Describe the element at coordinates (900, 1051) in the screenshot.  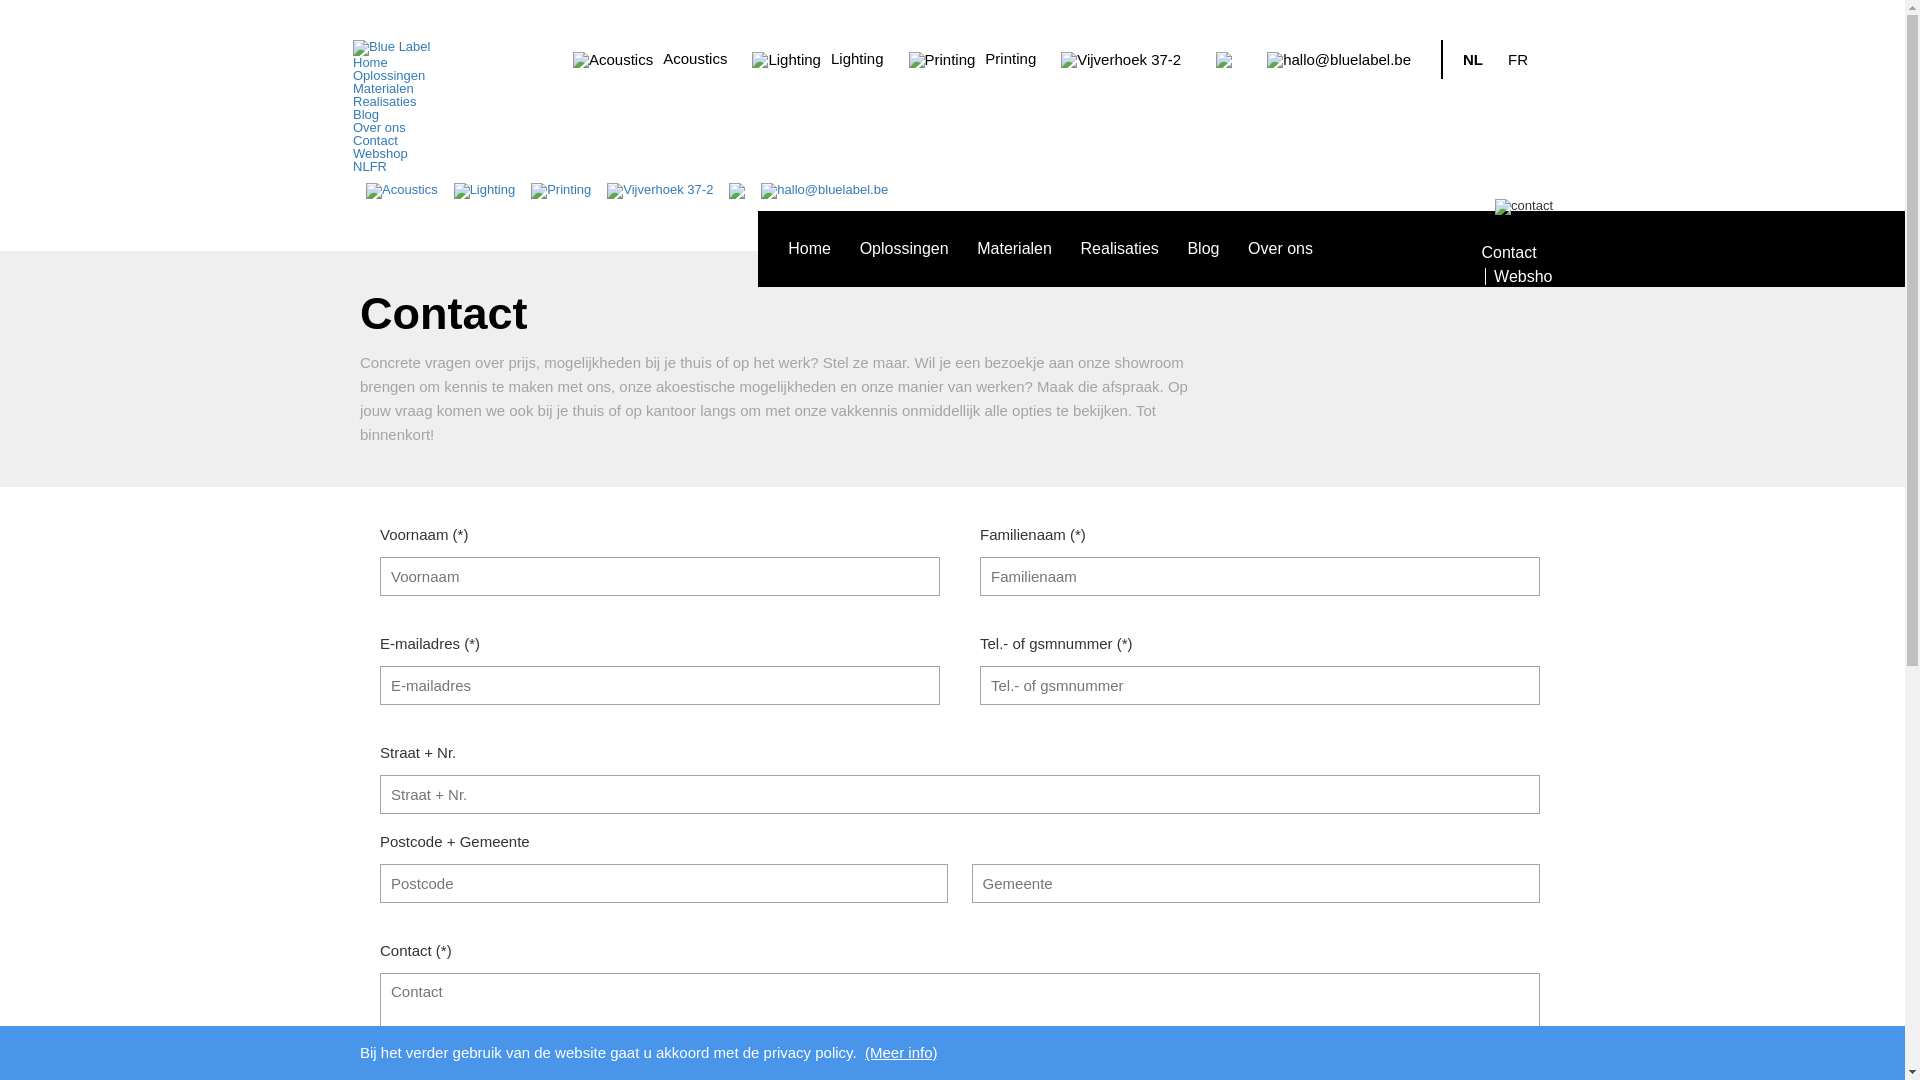
I see `'(Meer info)'` at that location.